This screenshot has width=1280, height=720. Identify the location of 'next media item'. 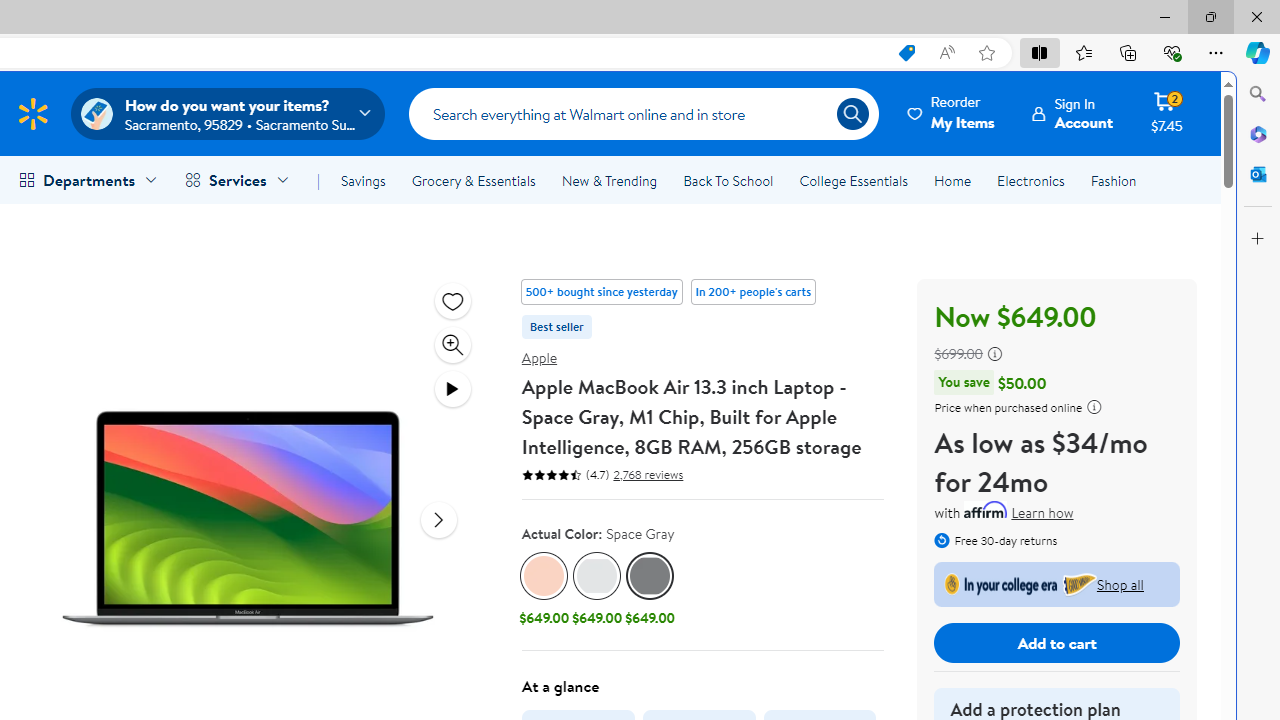
(437, 518).